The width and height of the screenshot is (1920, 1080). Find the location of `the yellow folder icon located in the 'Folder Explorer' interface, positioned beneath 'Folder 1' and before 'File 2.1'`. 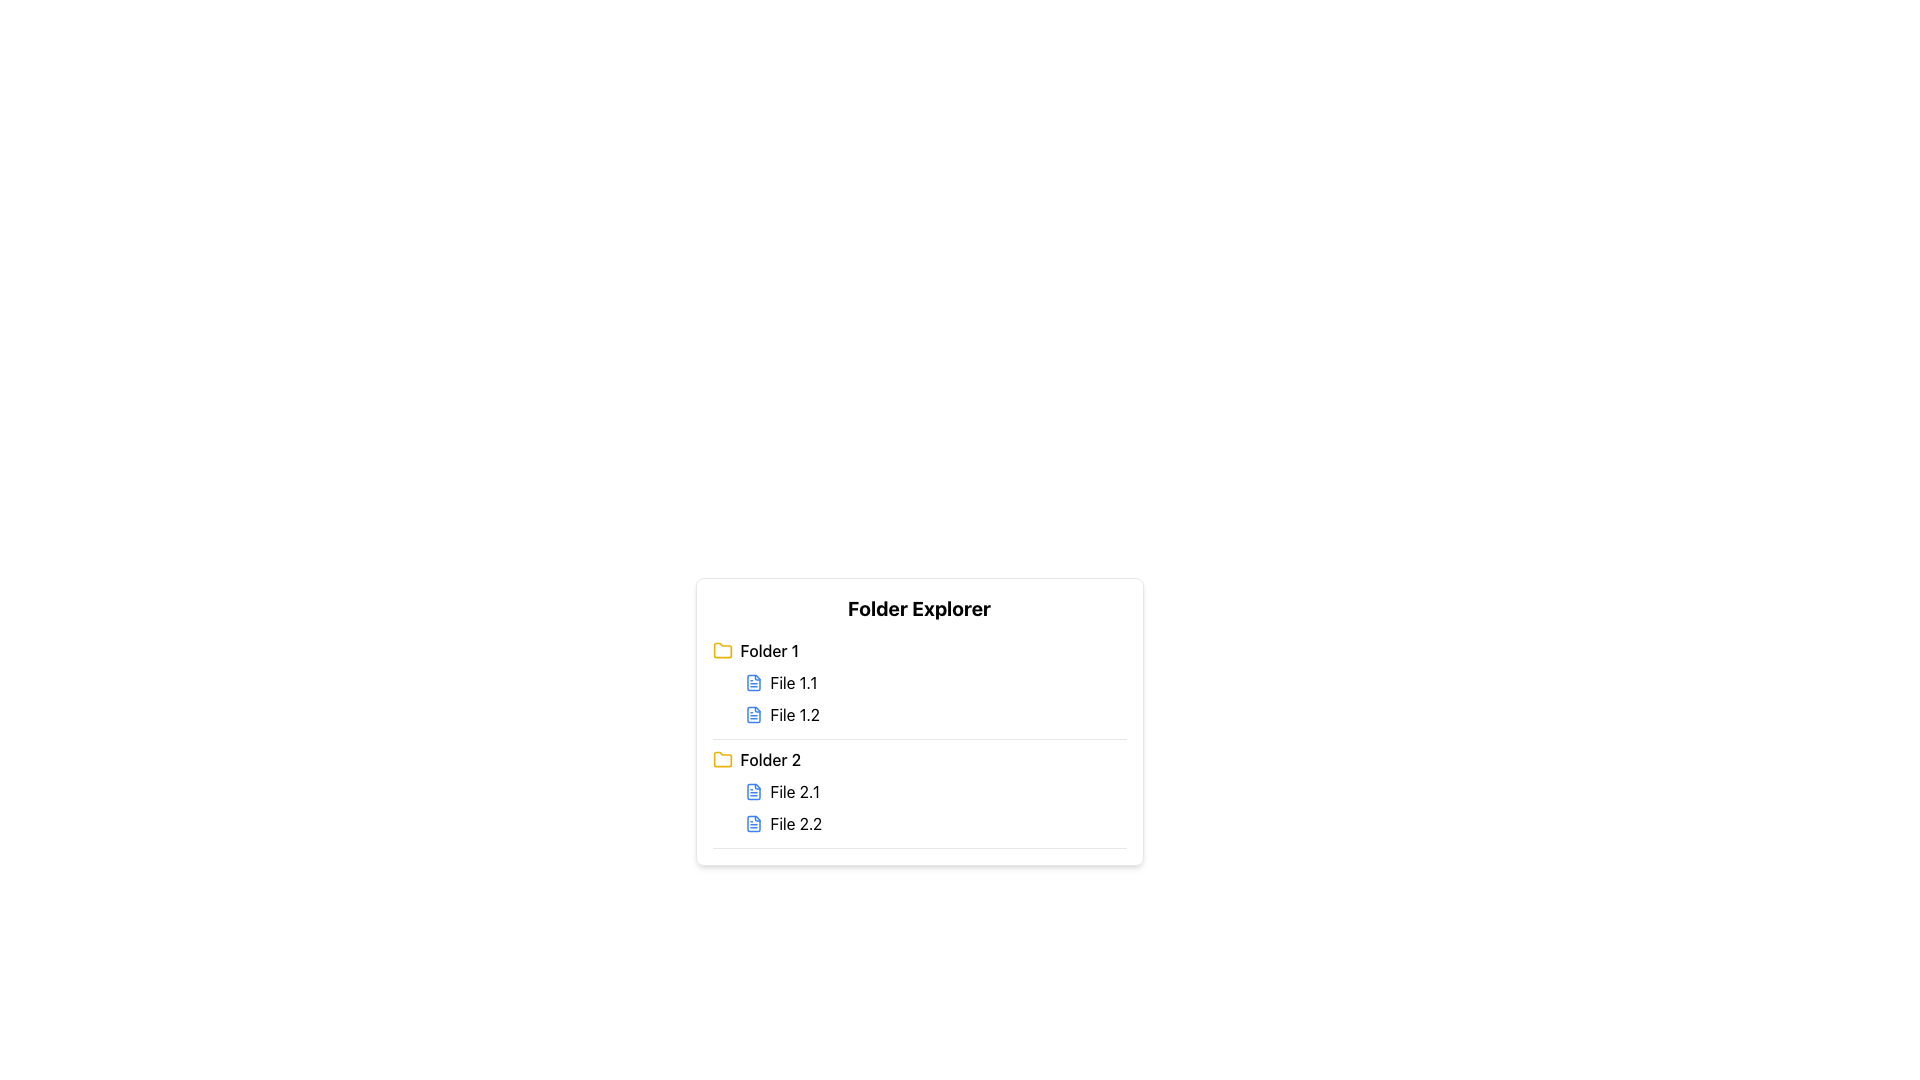

the yellow folder icon located in the 'Folder Explorer' interface, positioned beneath 'Folder 1' and before 'File 2.1' is located at coordinates (721, 759).